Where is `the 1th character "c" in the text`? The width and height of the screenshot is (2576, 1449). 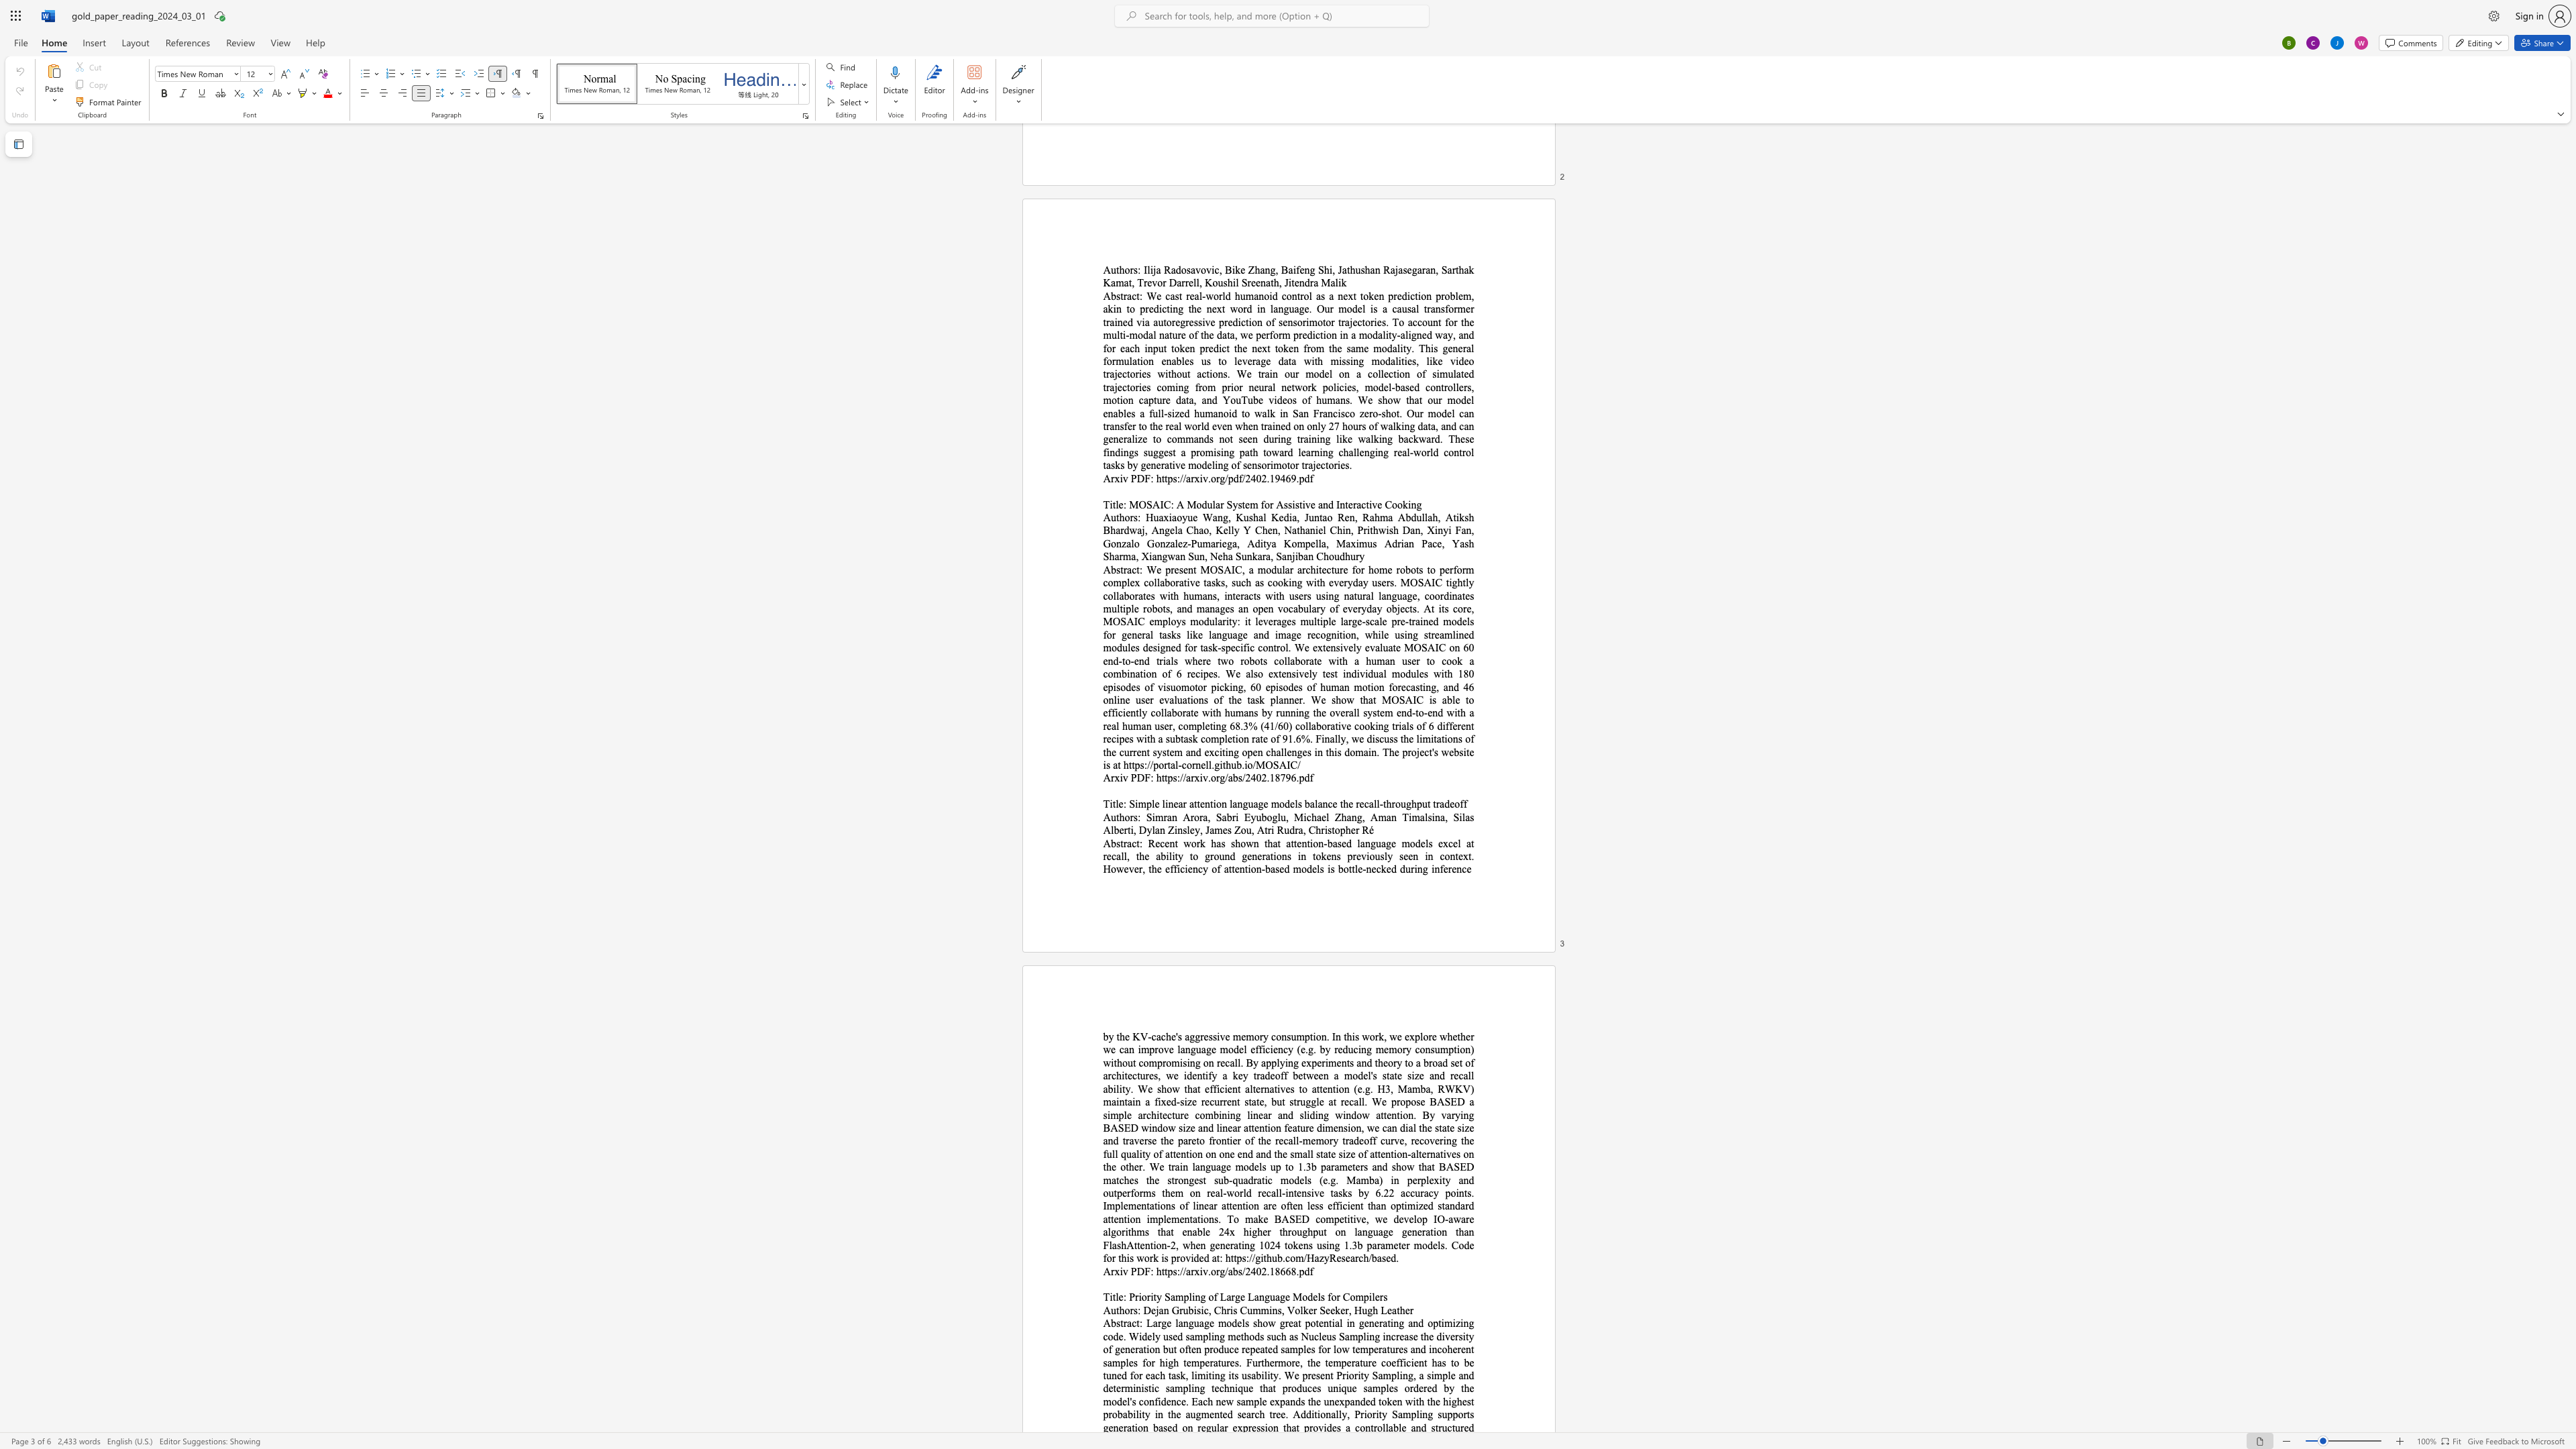
the 1th character "c" in the text is located at coordinates (1133, 843).